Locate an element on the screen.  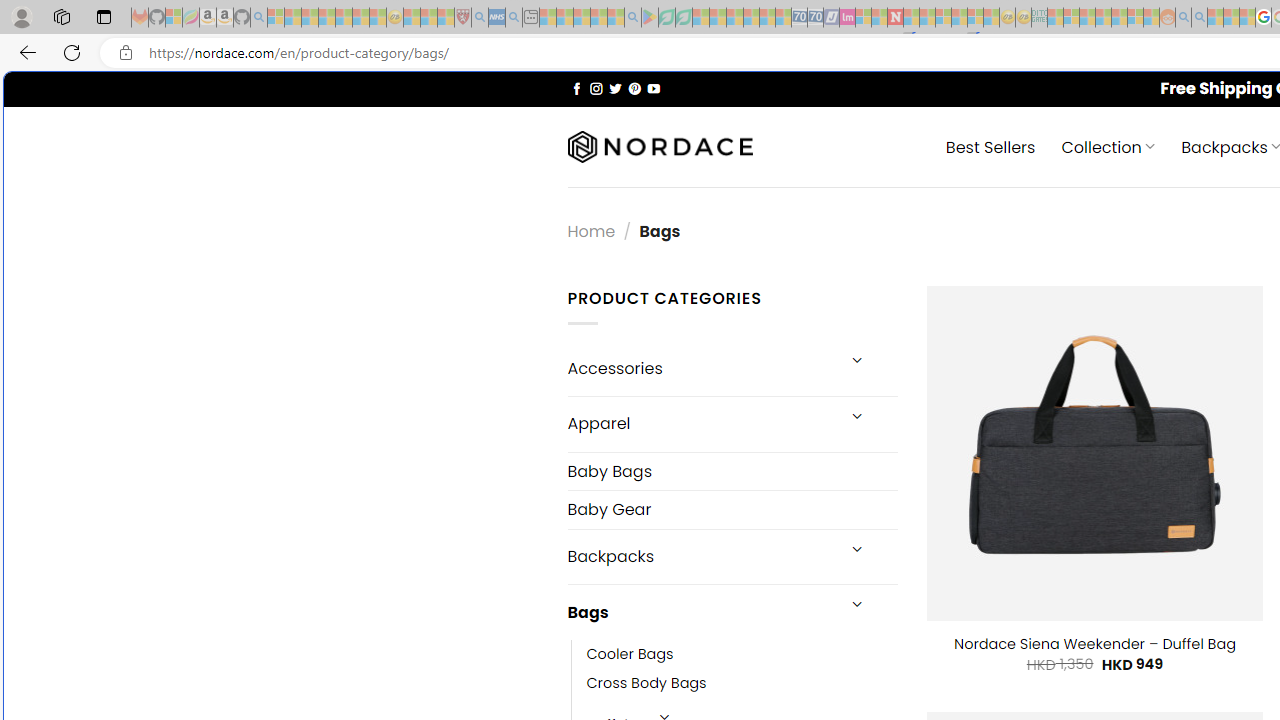
'  Best Sellers' is located at coordinates (990, 145).